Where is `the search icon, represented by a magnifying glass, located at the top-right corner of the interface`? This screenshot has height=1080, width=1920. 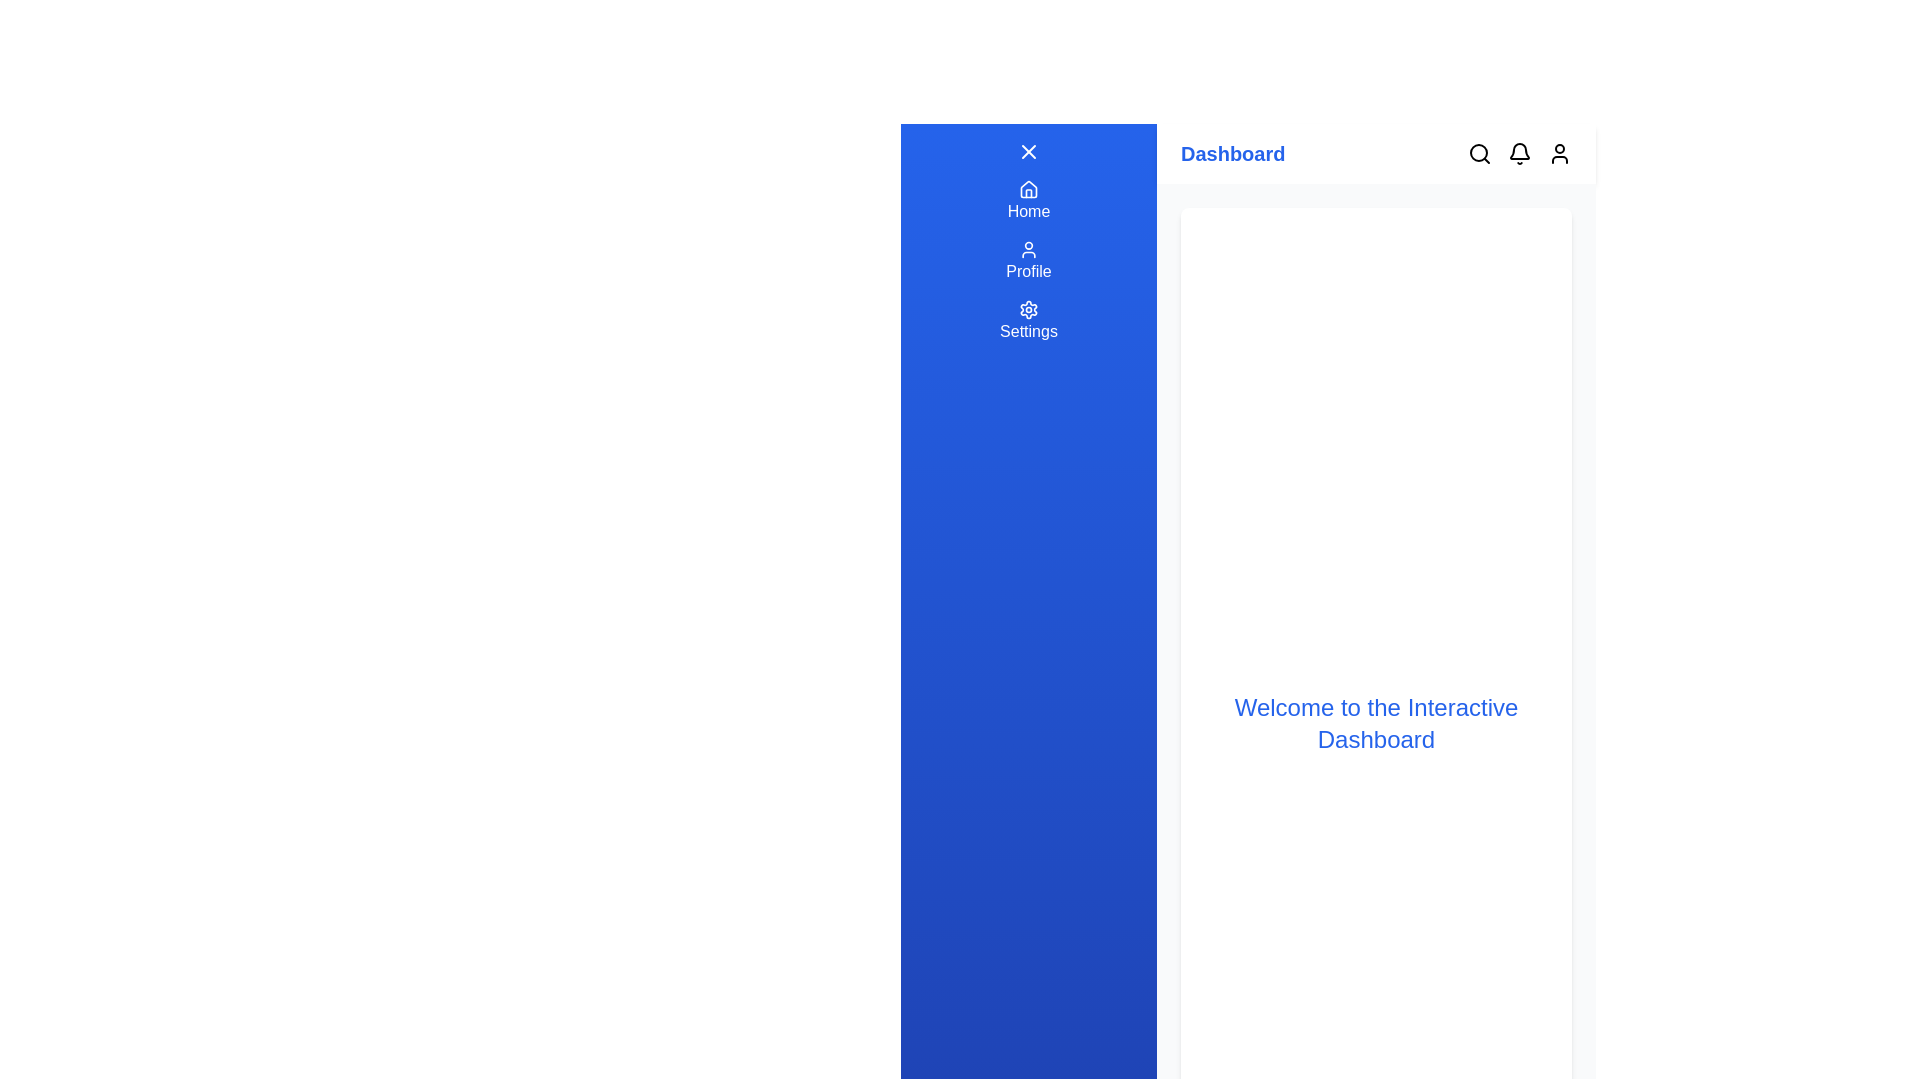
the search icon, represented by a magnifying glass, located at the top-right corner of the interface is located at coordinates (1479, 153).